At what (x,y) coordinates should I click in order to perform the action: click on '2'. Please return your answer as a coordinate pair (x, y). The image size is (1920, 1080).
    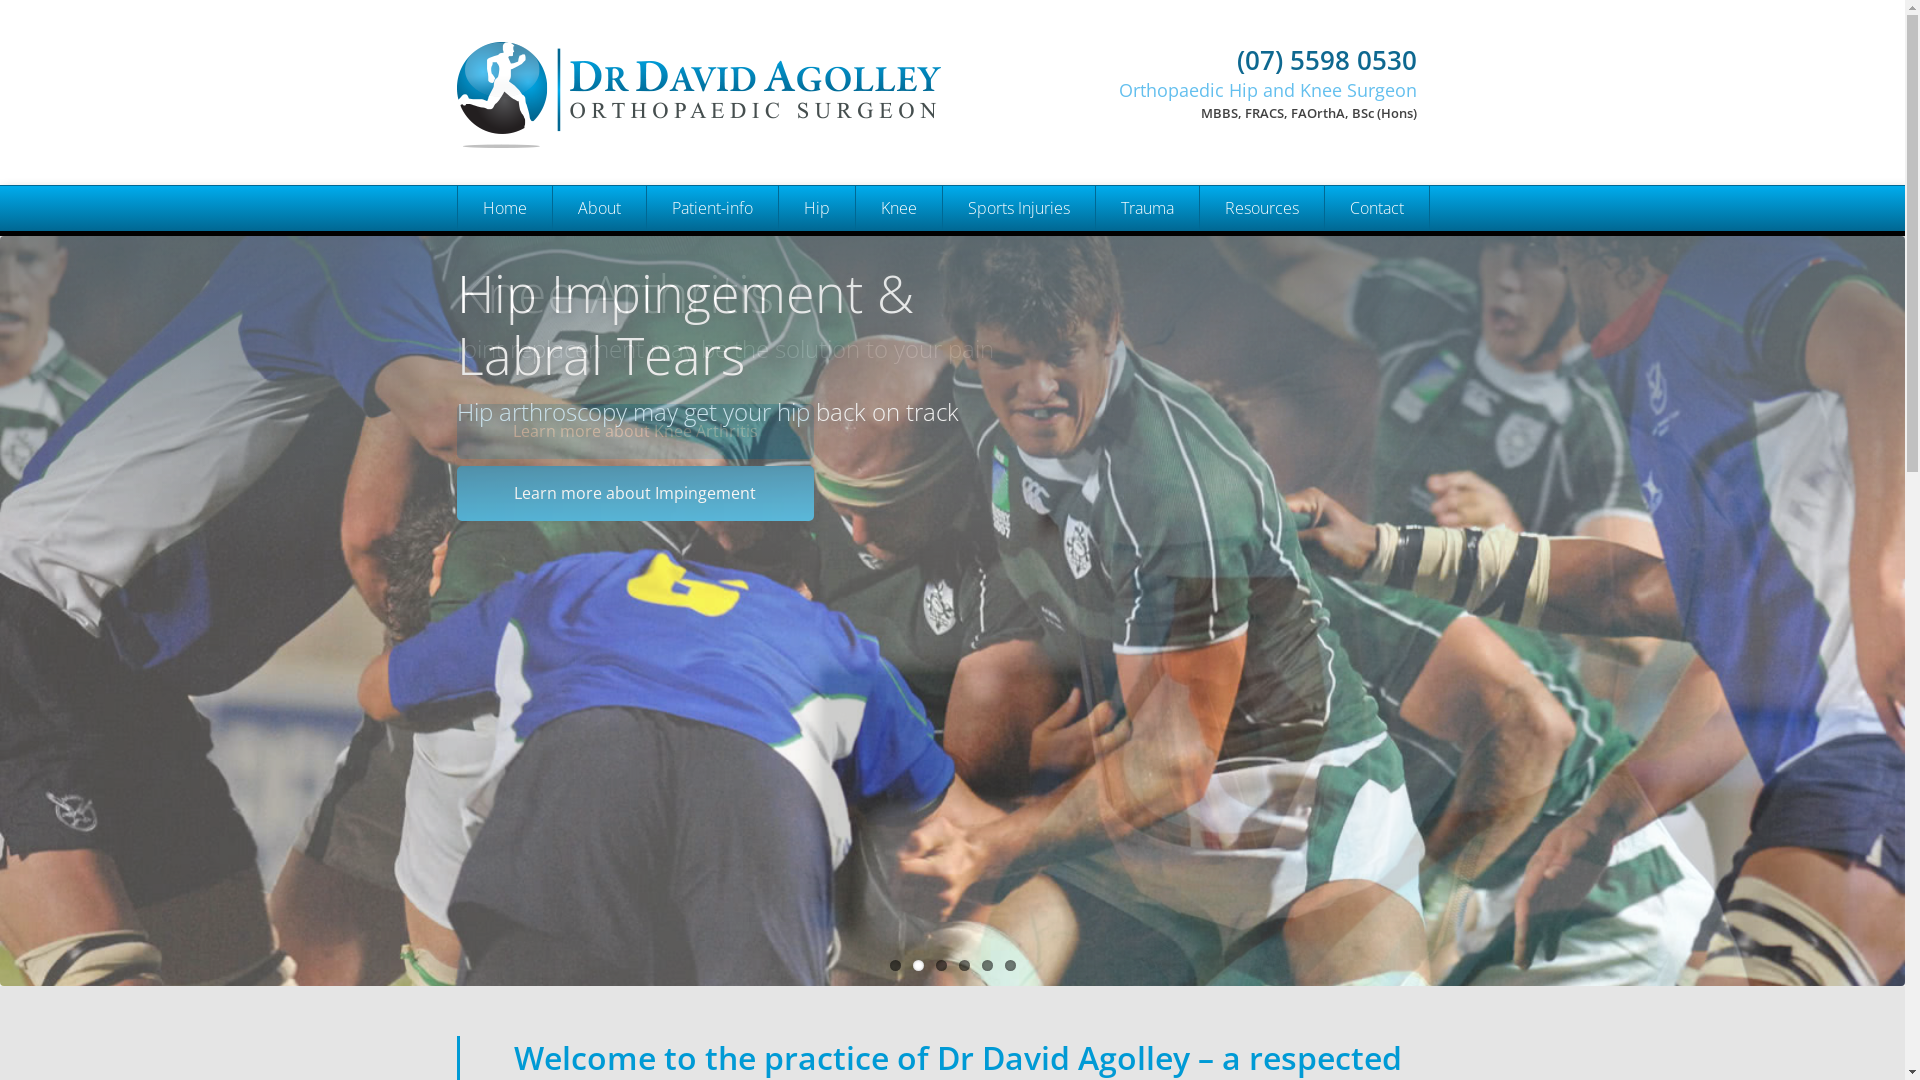
    Looking at the image, I should click on (916, 964).